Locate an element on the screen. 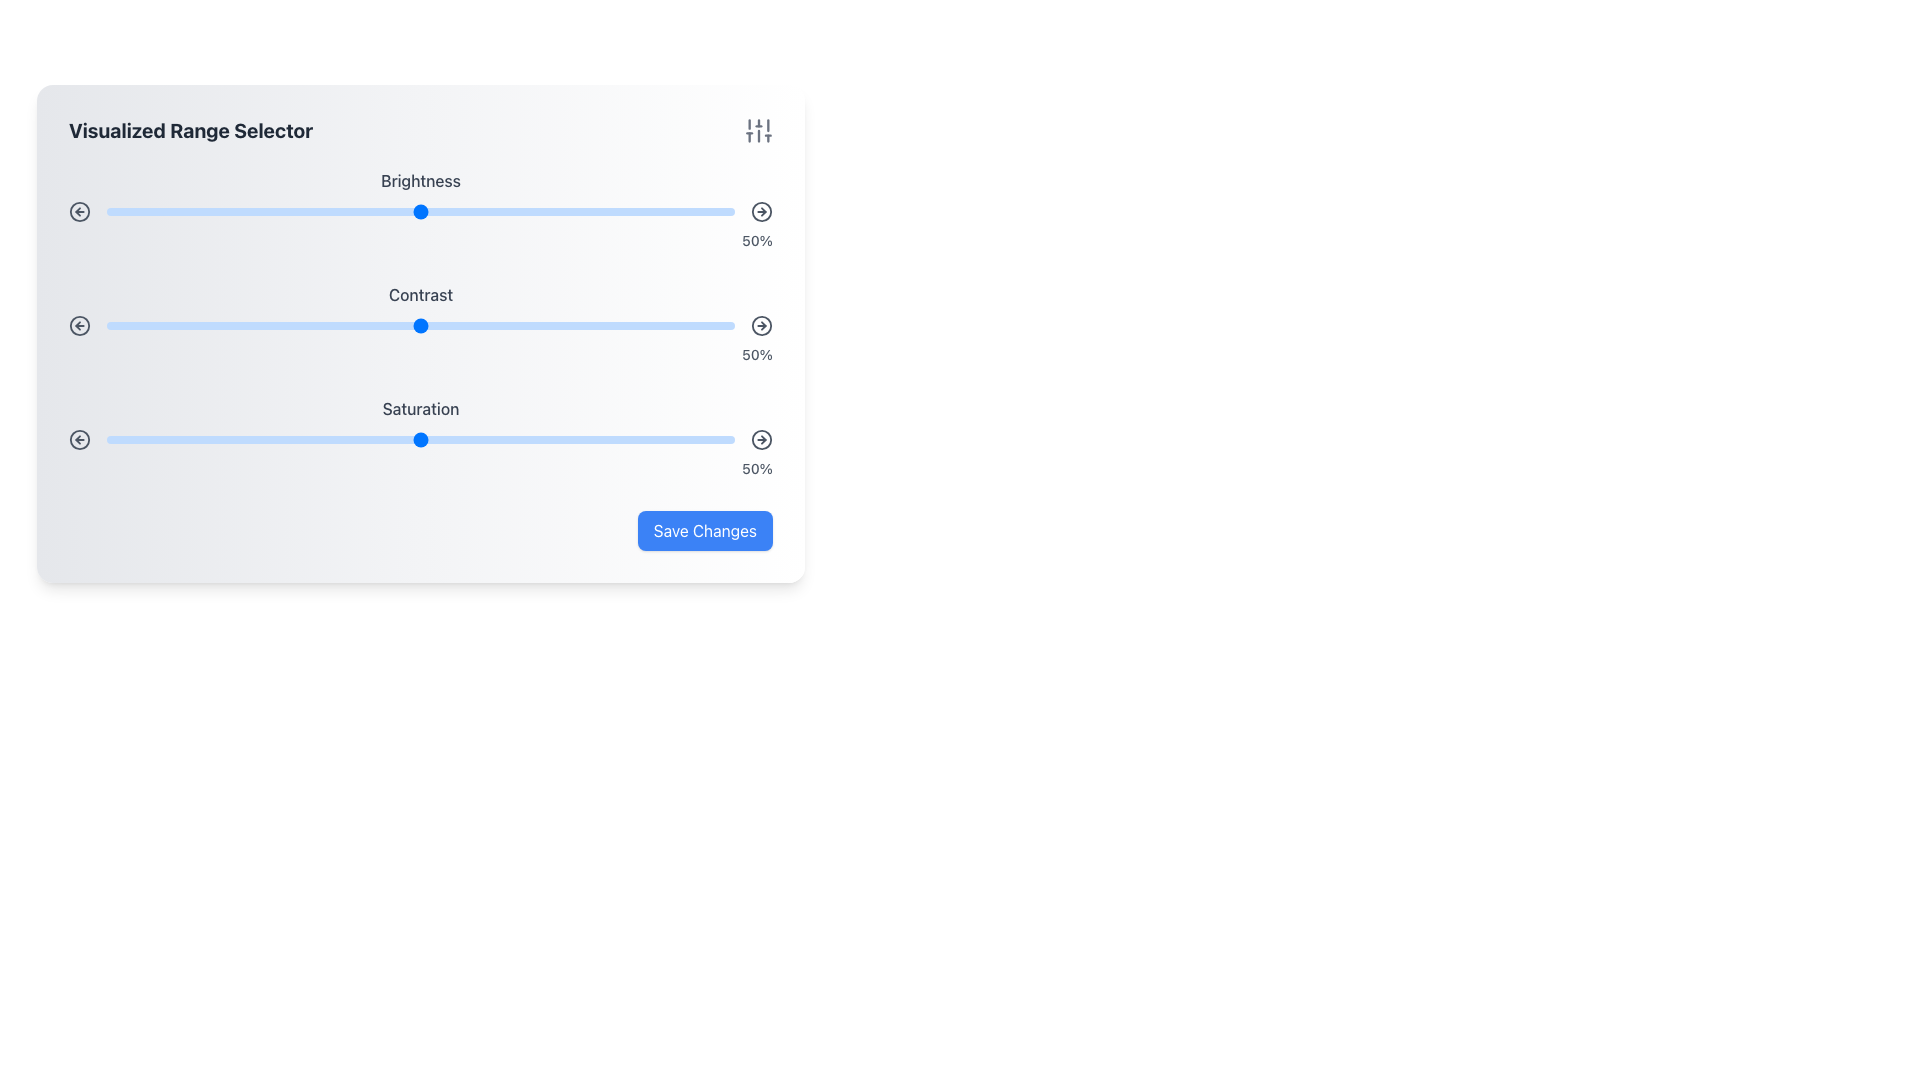  the slider value is located at coordinates (564, 325).